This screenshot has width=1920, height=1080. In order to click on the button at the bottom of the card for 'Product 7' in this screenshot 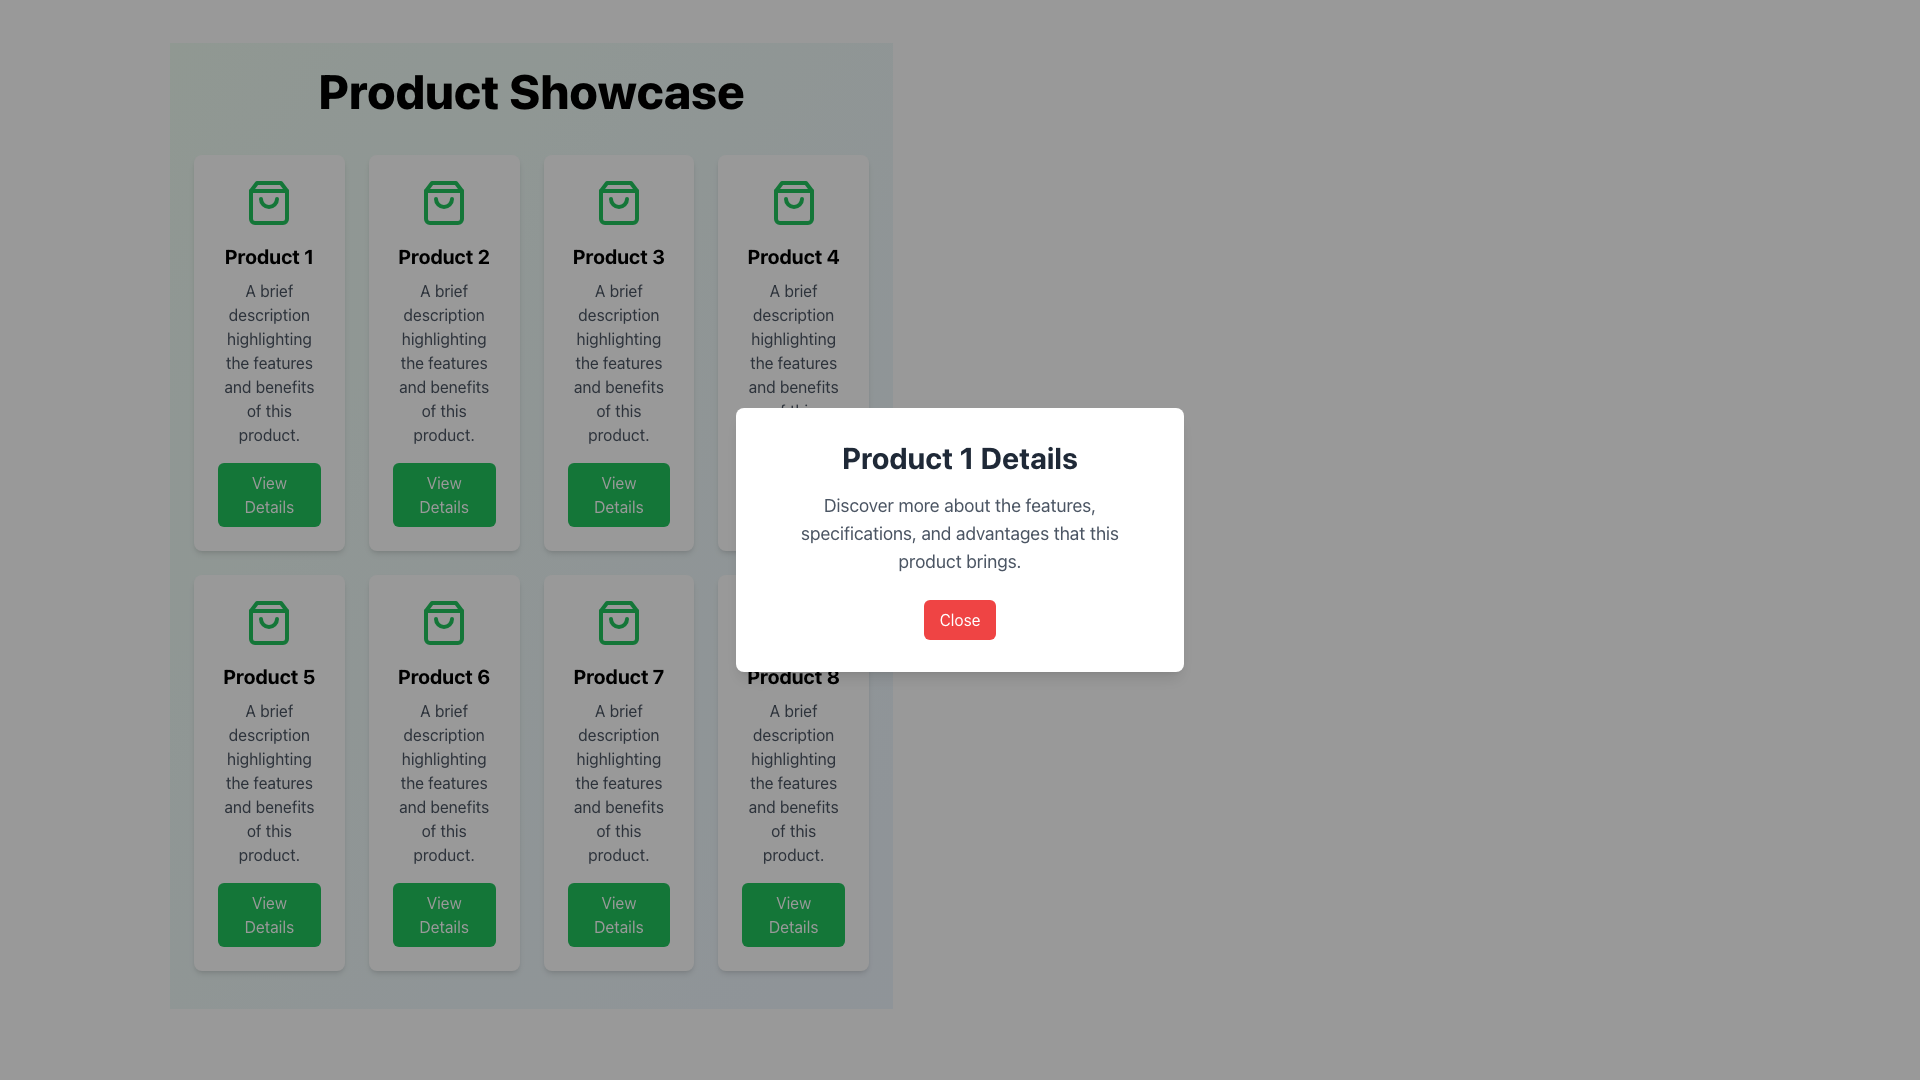, I will do `click(617, 914)`.